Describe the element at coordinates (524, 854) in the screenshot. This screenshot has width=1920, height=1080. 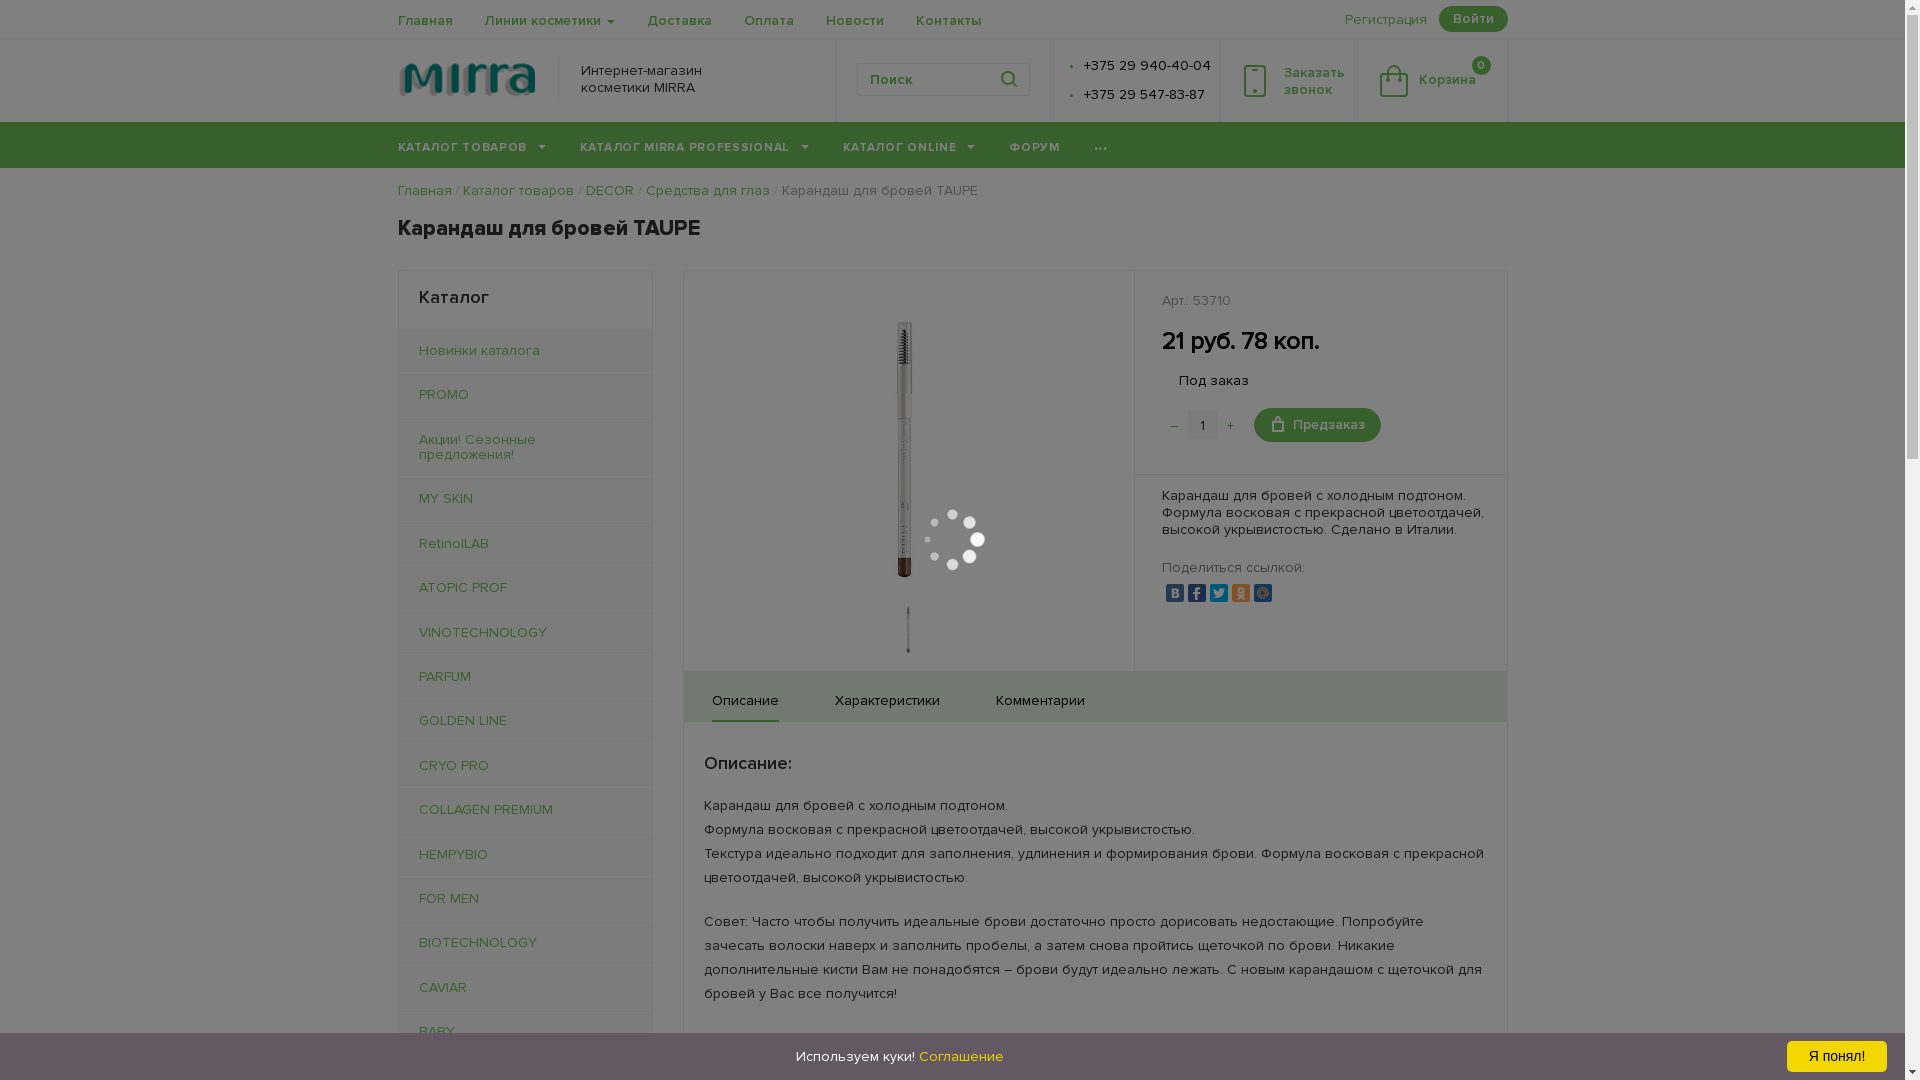
I see `'HEMPYBIO'` at that location.